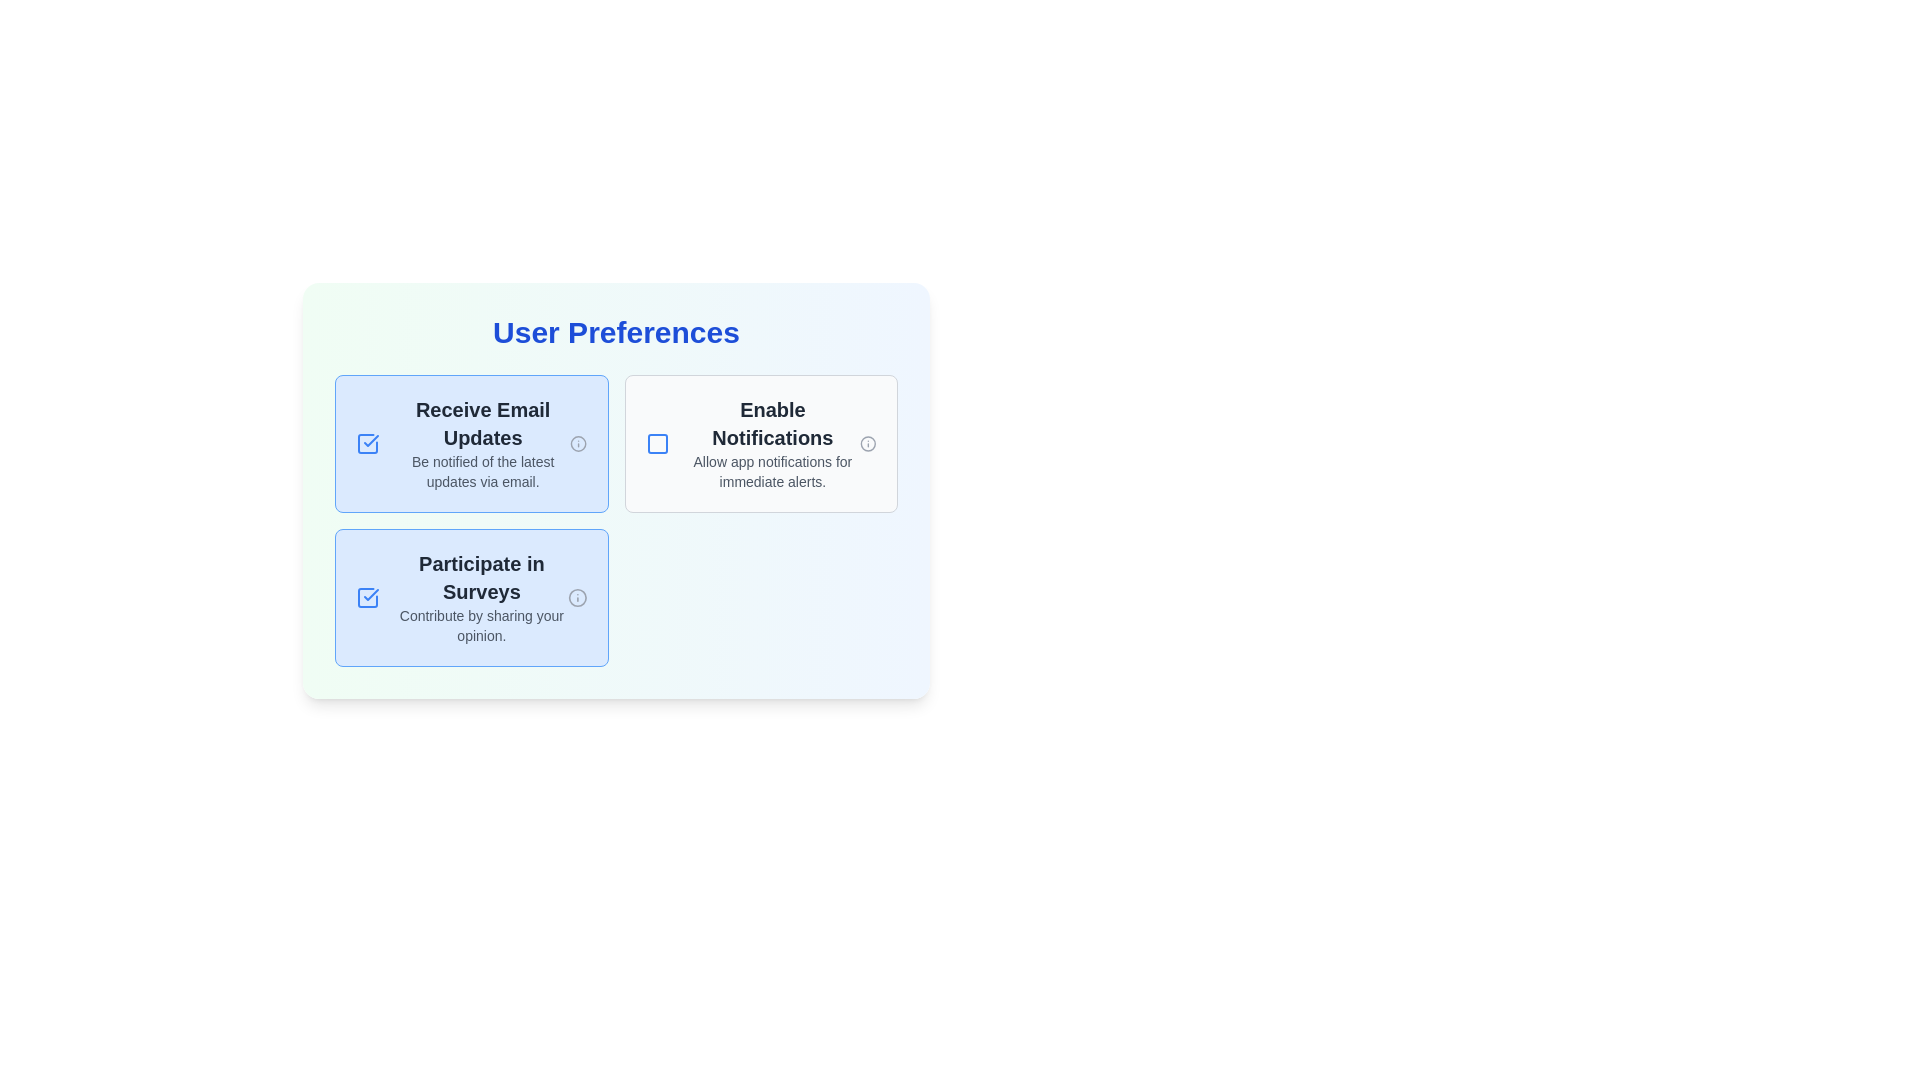 The image size is (1920, 1080). What do you see at coordinates (868, 442) in the screenshot?
I see `the tooltip icon located in the 'Enable Notifications' module, at the top-right corner near the text 'Allow app notifications for immediate alerts.'` at bounding box center [868, 442].